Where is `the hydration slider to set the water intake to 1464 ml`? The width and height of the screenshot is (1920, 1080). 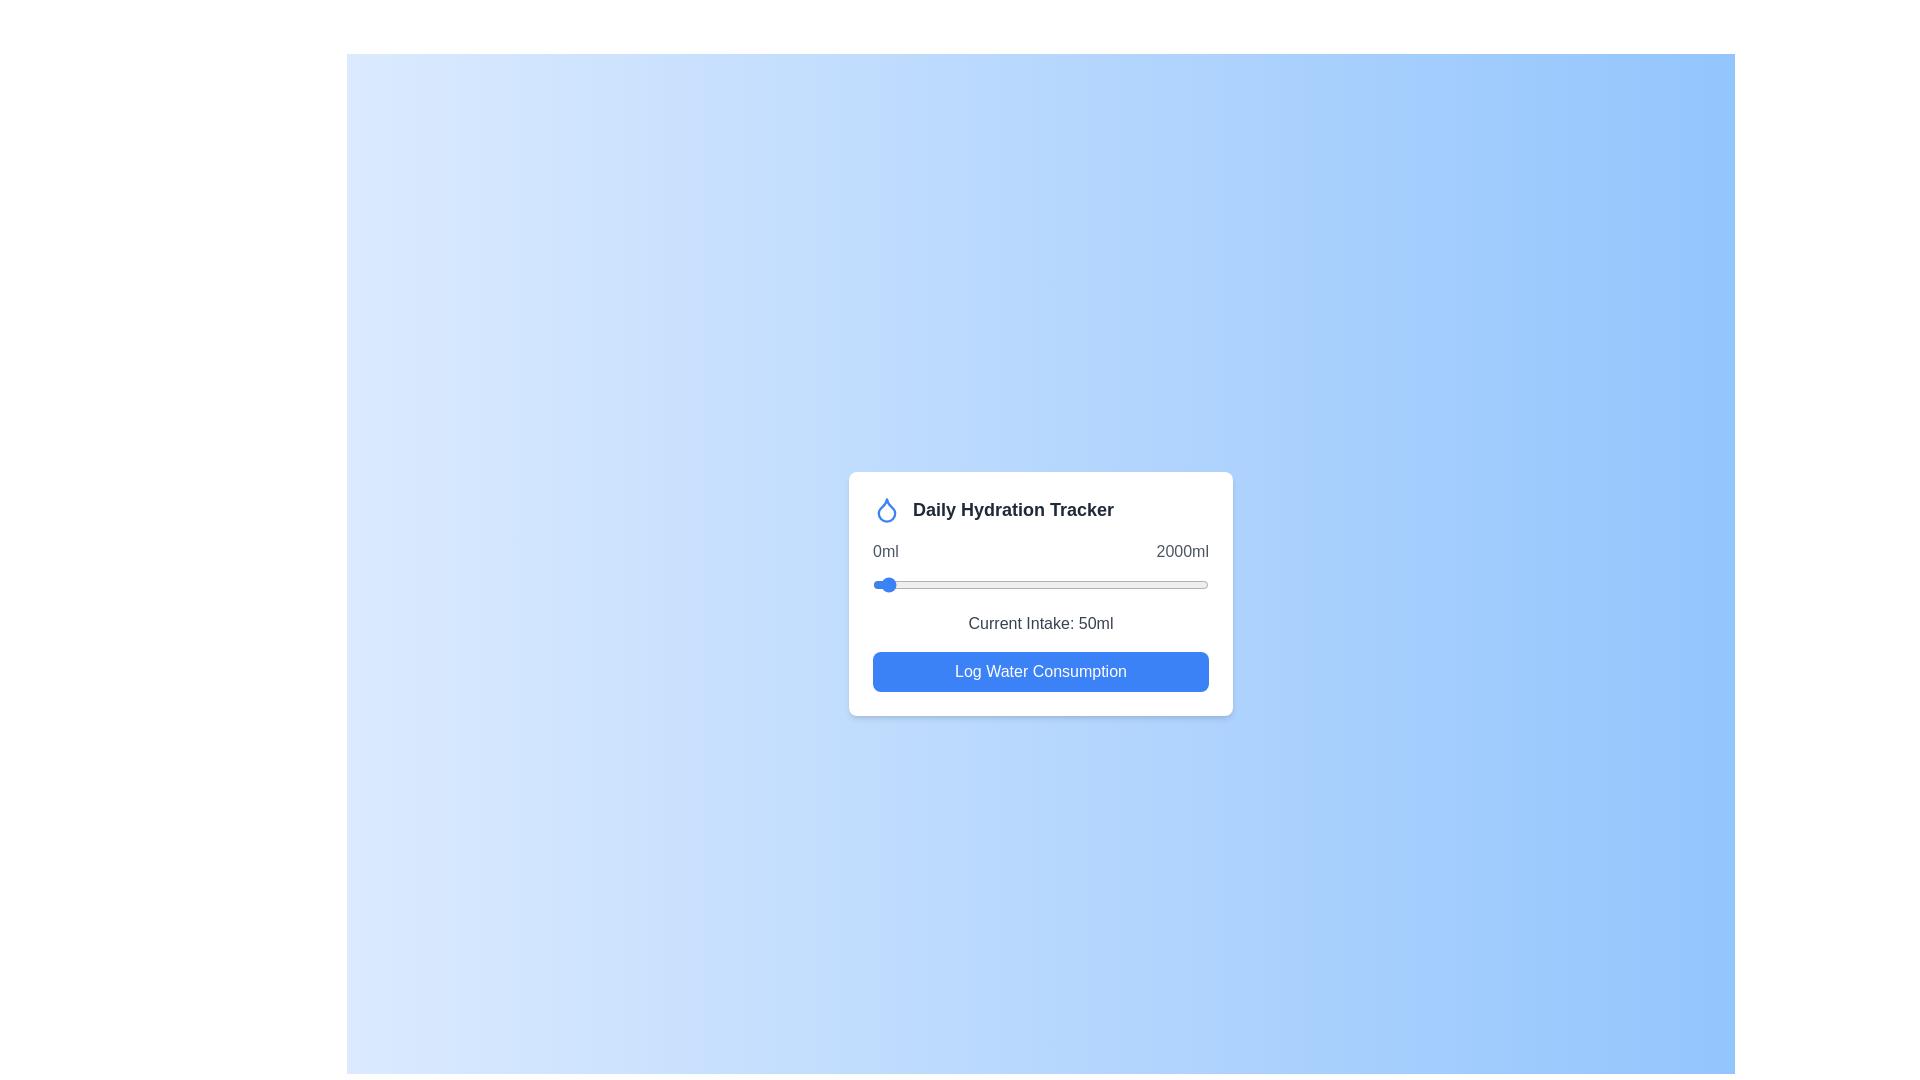
the hydration slider to set the water intake to 1464 ml is located at coordinates (1117, 585).